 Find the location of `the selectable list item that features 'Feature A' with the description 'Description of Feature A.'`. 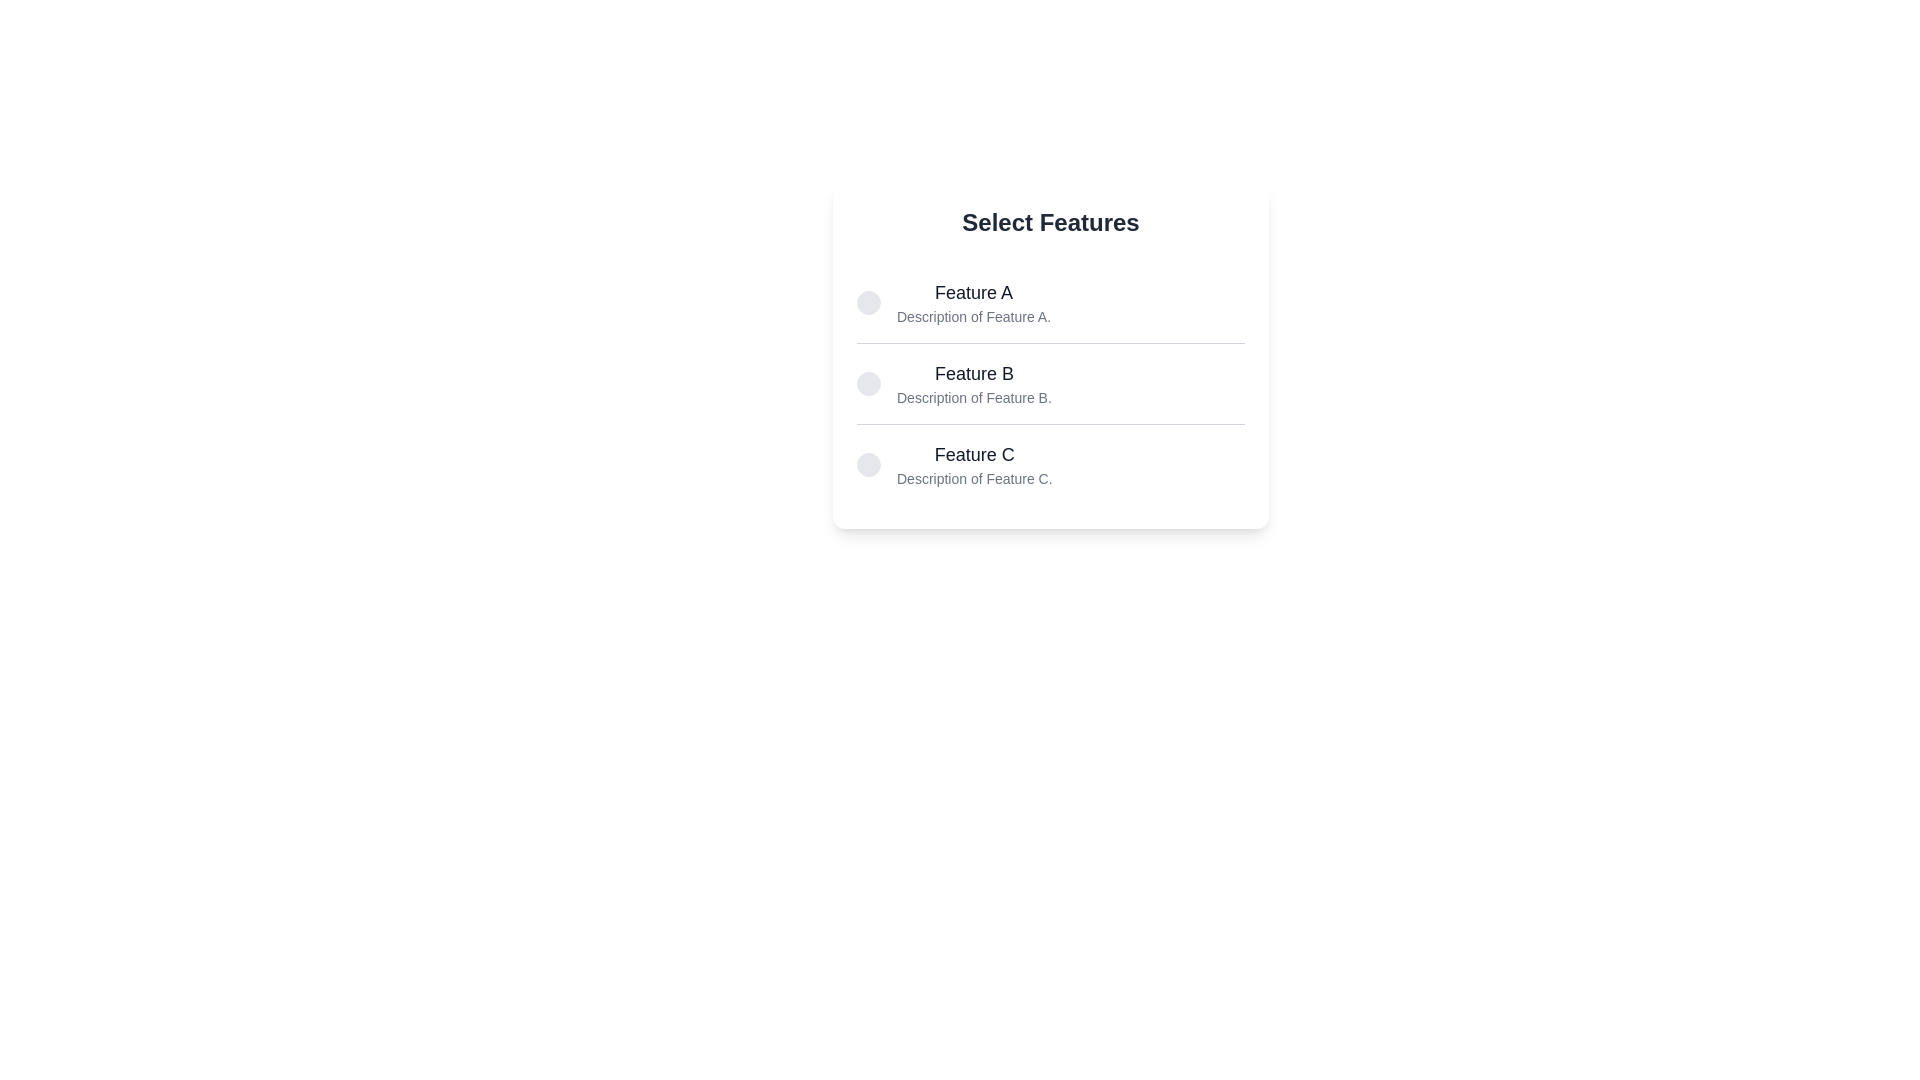

the selectable list item that features 'Feature A' with the description 'Description of Feature A.' is located at coordinates (953, 303).